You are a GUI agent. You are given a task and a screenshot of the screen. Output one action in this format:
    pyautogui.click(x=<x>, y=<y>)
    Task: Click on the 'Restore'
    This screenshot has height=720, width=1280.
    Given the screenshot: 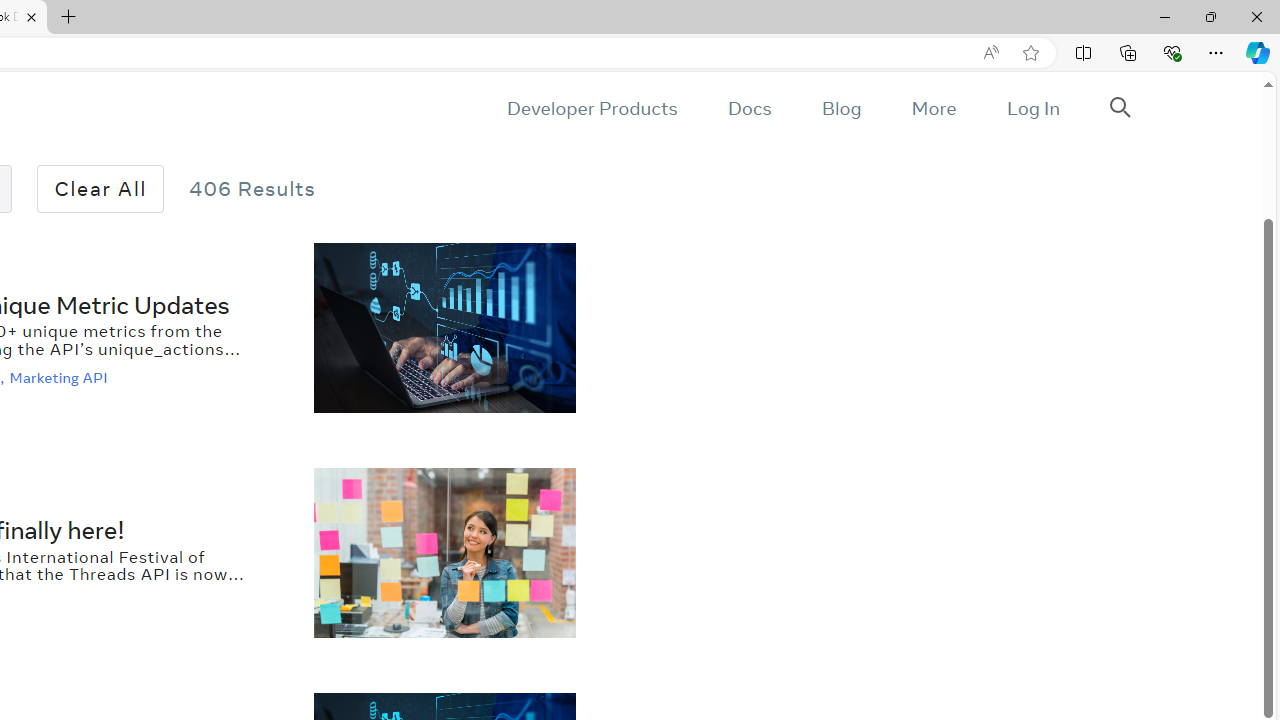 What is the action you would take?
    pyautogui.click(x=1209, y=16)
    